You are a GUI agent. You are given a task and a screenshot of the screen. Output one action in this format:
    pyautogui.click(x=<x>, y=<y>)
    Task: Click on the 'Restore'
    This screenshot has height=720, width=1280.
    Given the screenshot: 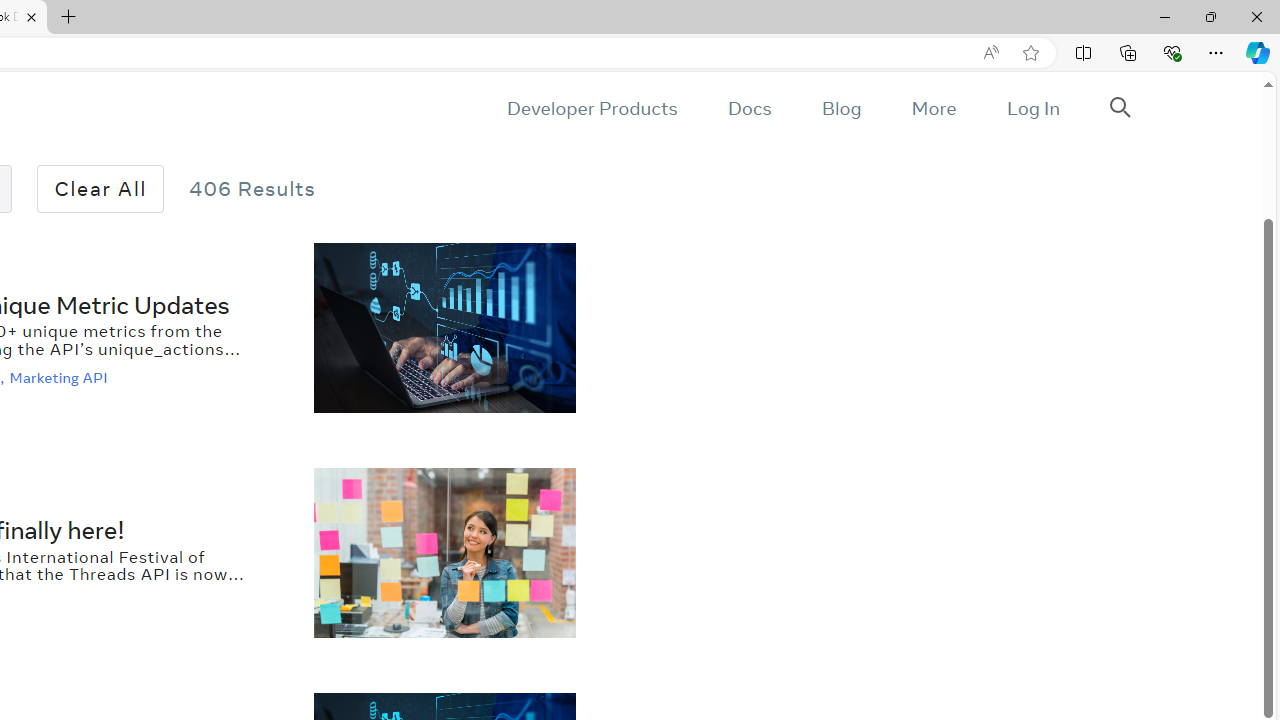 What is the action you would take?
    pyautogui.click(x=1209, y=16)
    